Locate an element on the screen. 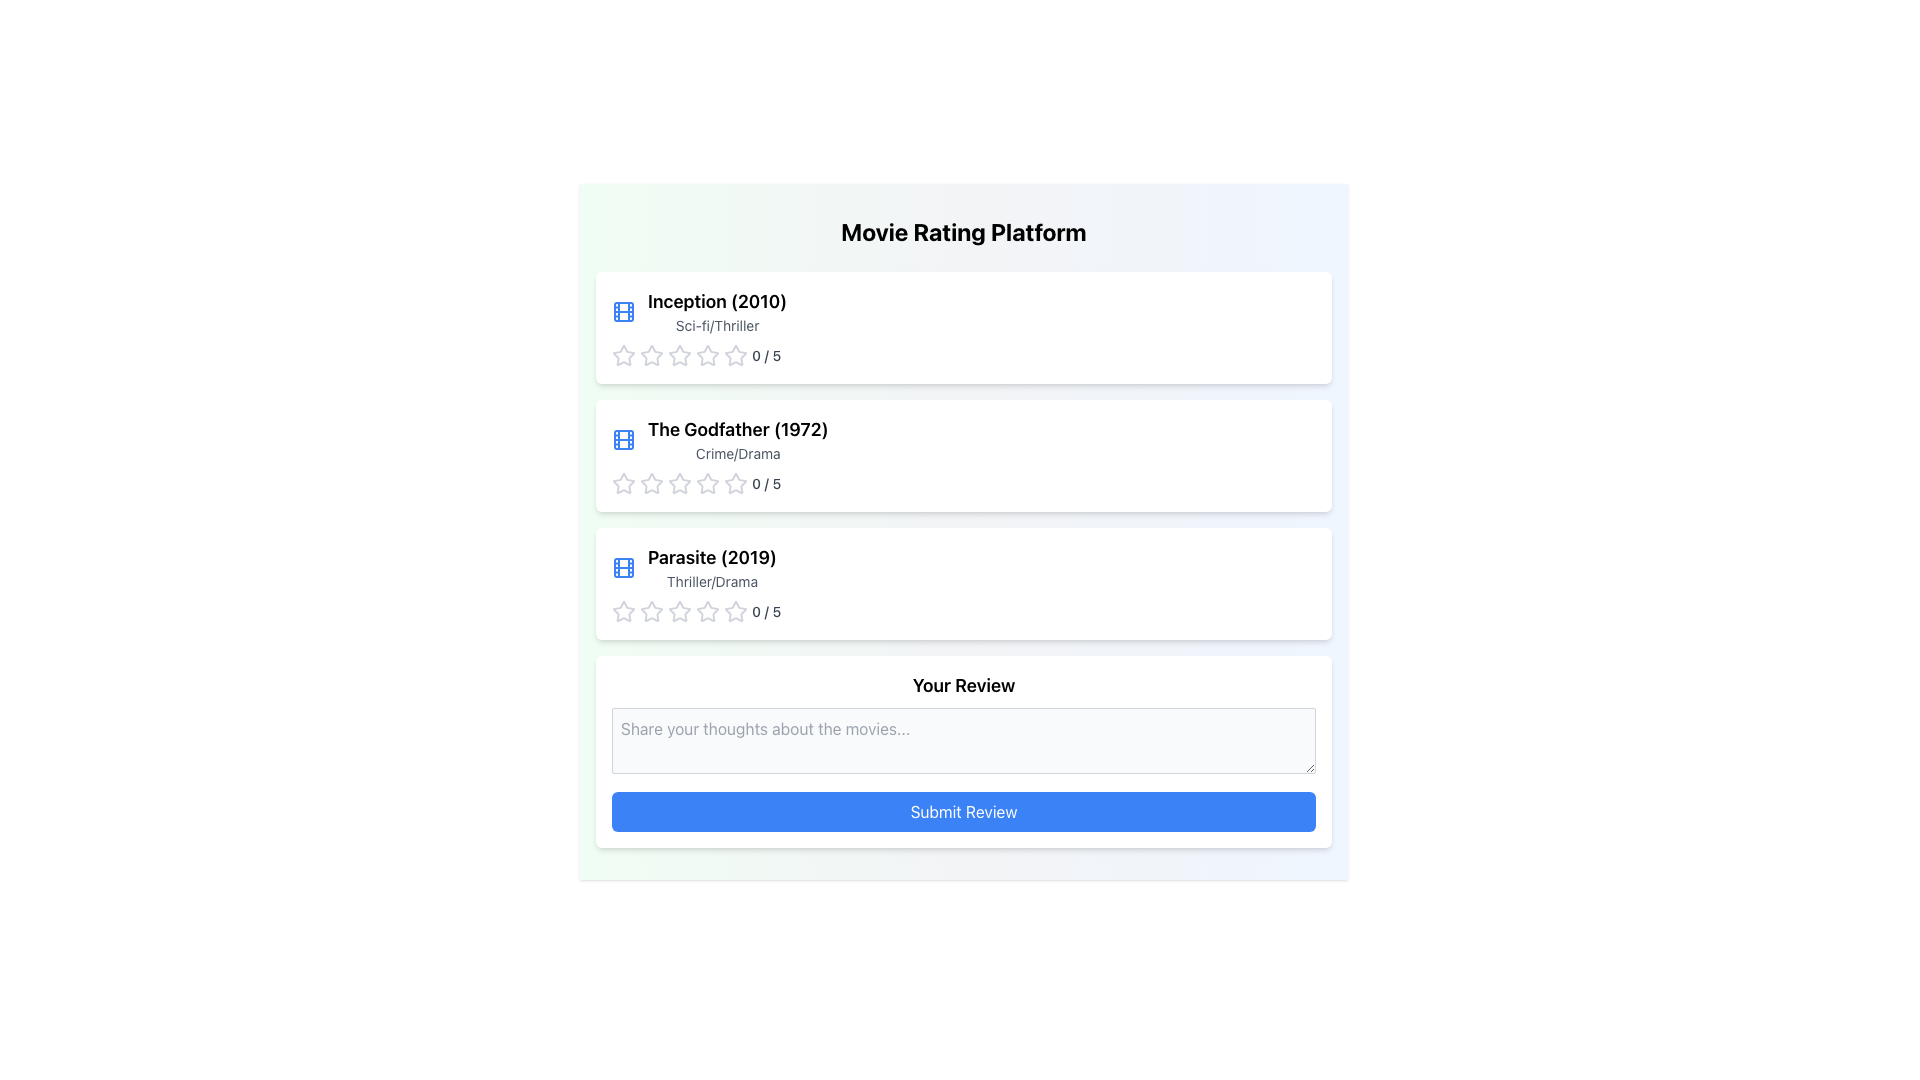  the first star icon to assign a one-star rating for the movie 'Inception (2010)' is located at coordinates (623, 354).